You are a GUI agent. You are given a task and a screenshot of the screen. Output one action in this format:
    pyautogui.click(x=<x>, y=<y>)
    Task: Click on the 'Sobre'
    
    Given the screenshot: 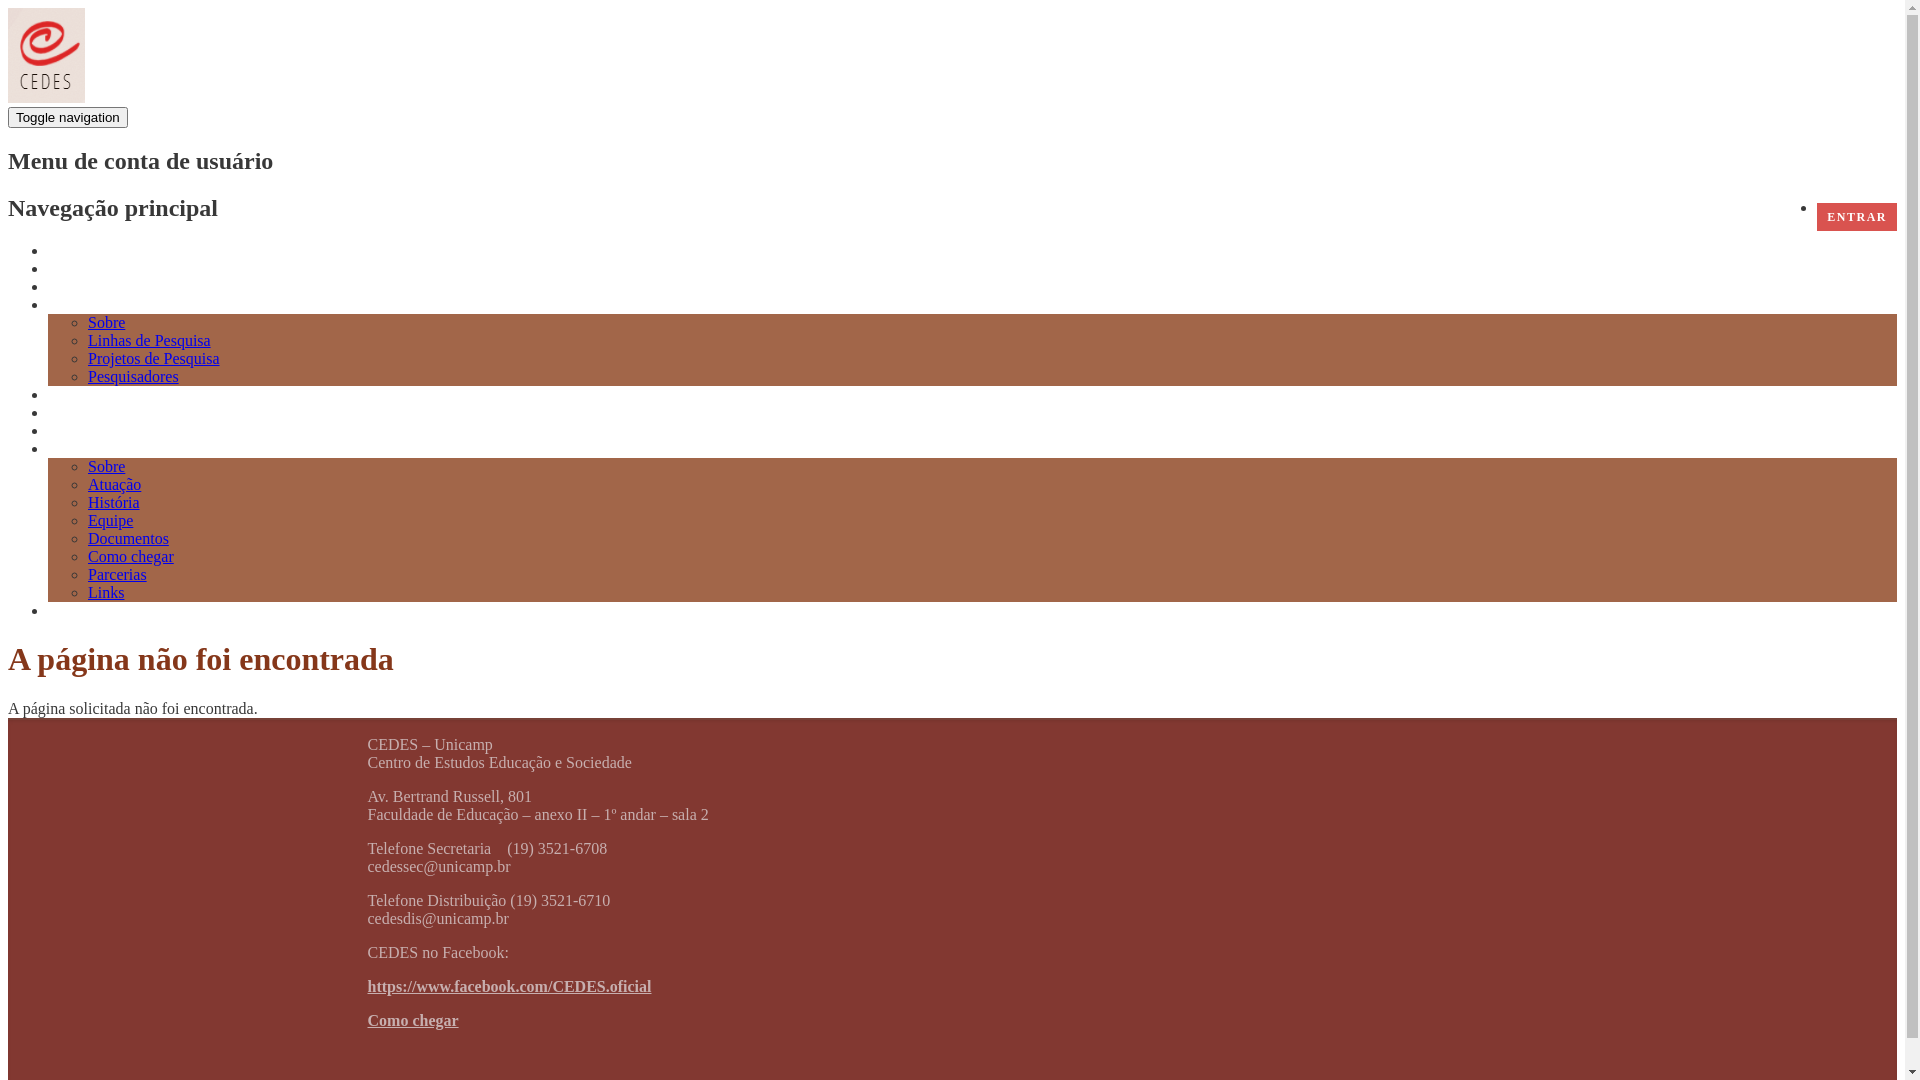 What is the action you would take?
    pyautogui.click(x=105, y=321)
    